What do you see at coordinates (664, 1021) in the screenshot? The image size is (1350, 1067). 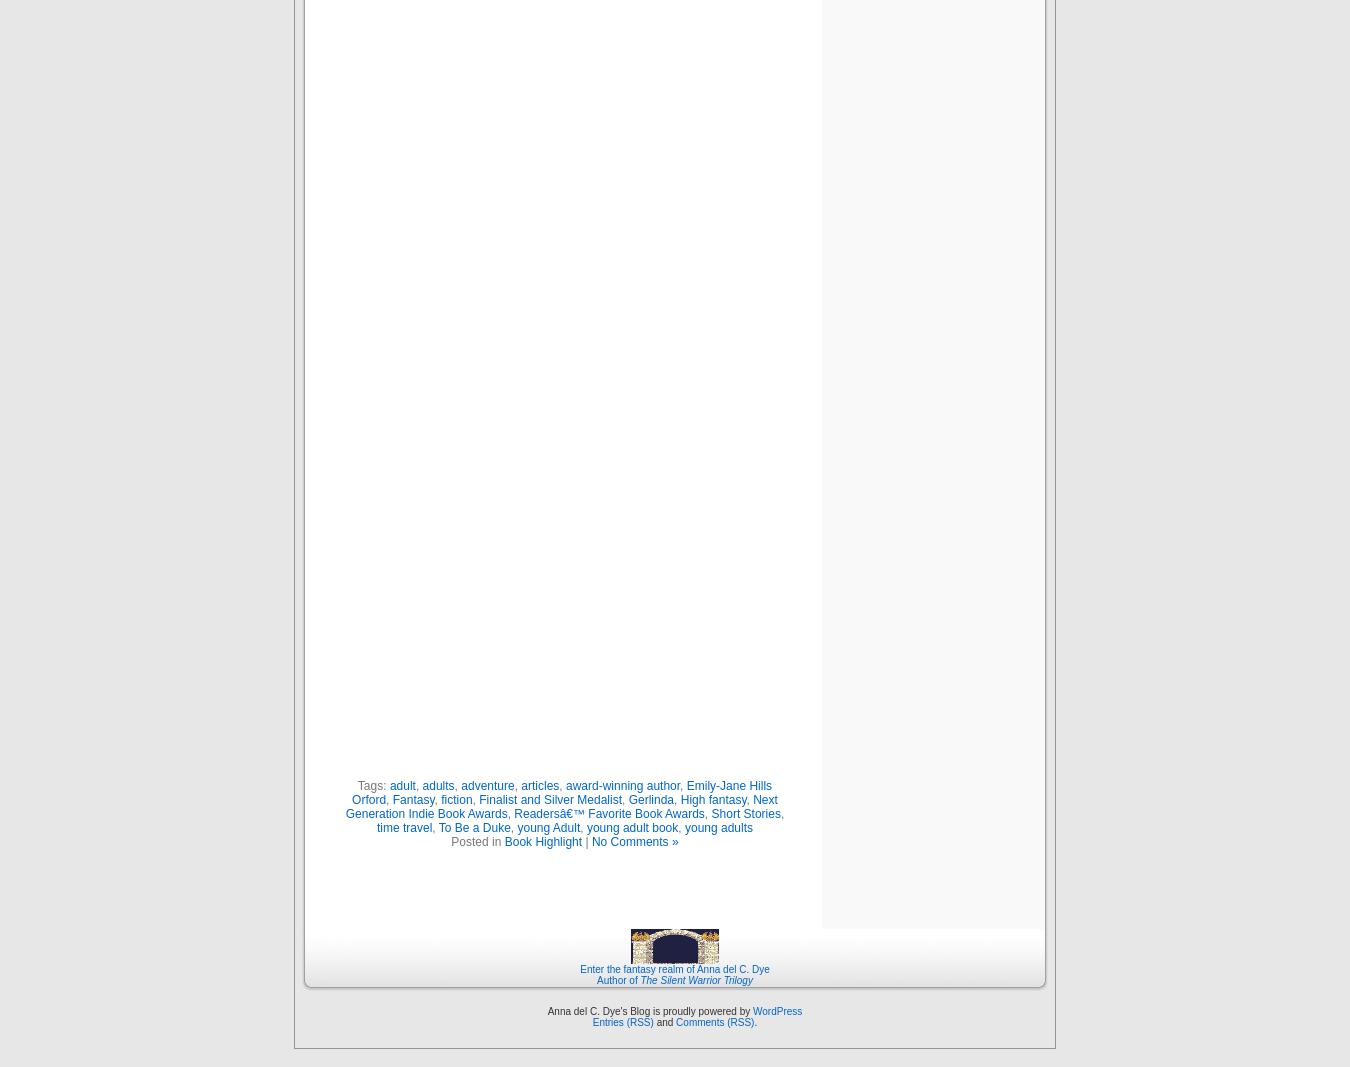 I see `'and'` at bounding box center [664, 1021].